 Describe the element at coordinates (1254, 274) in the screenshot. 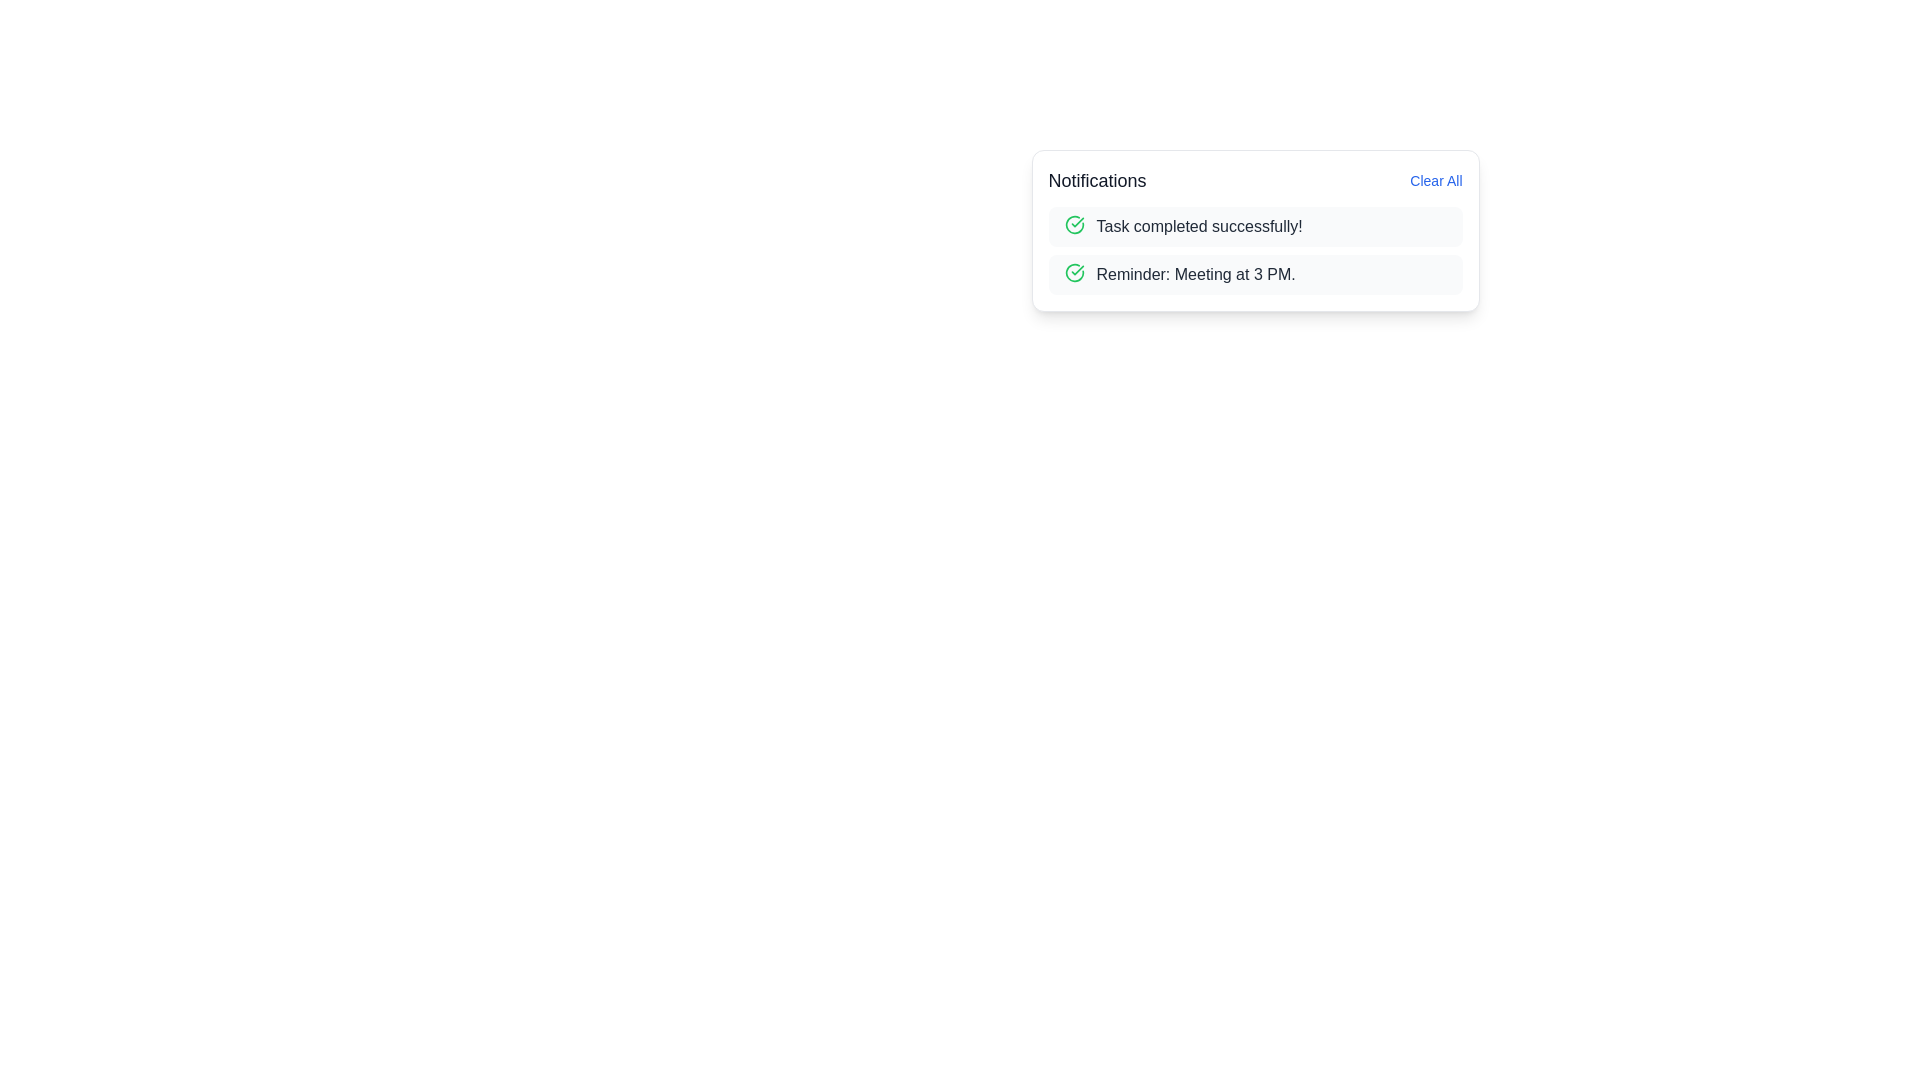

I see `the second notification item, which is a reminder about an upcoming meeting at 3 PM` at that location.